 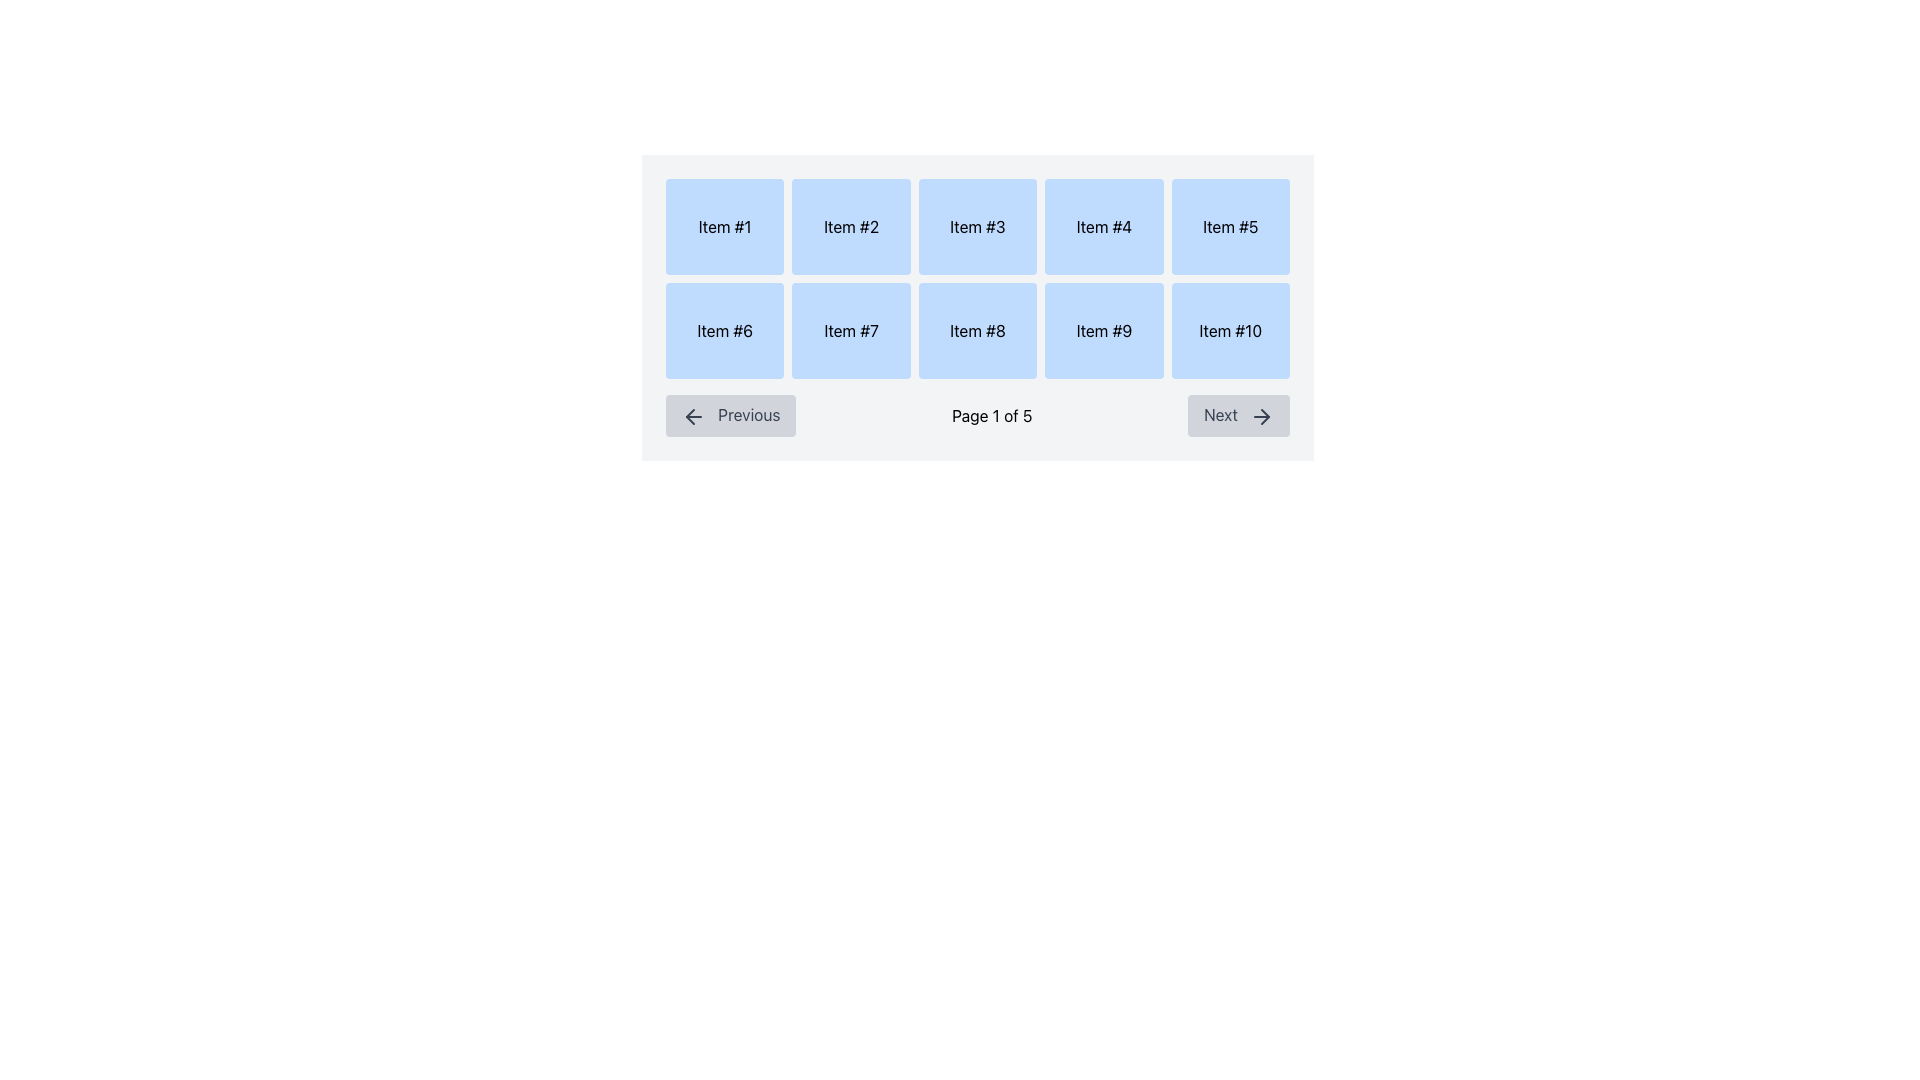 I want to click on the static text card that displays 'Item #4', which is a rectangular card with a light blue background and rounded corners, positioned as the fourth item in a grid layout, so click(x=1103, y=226).